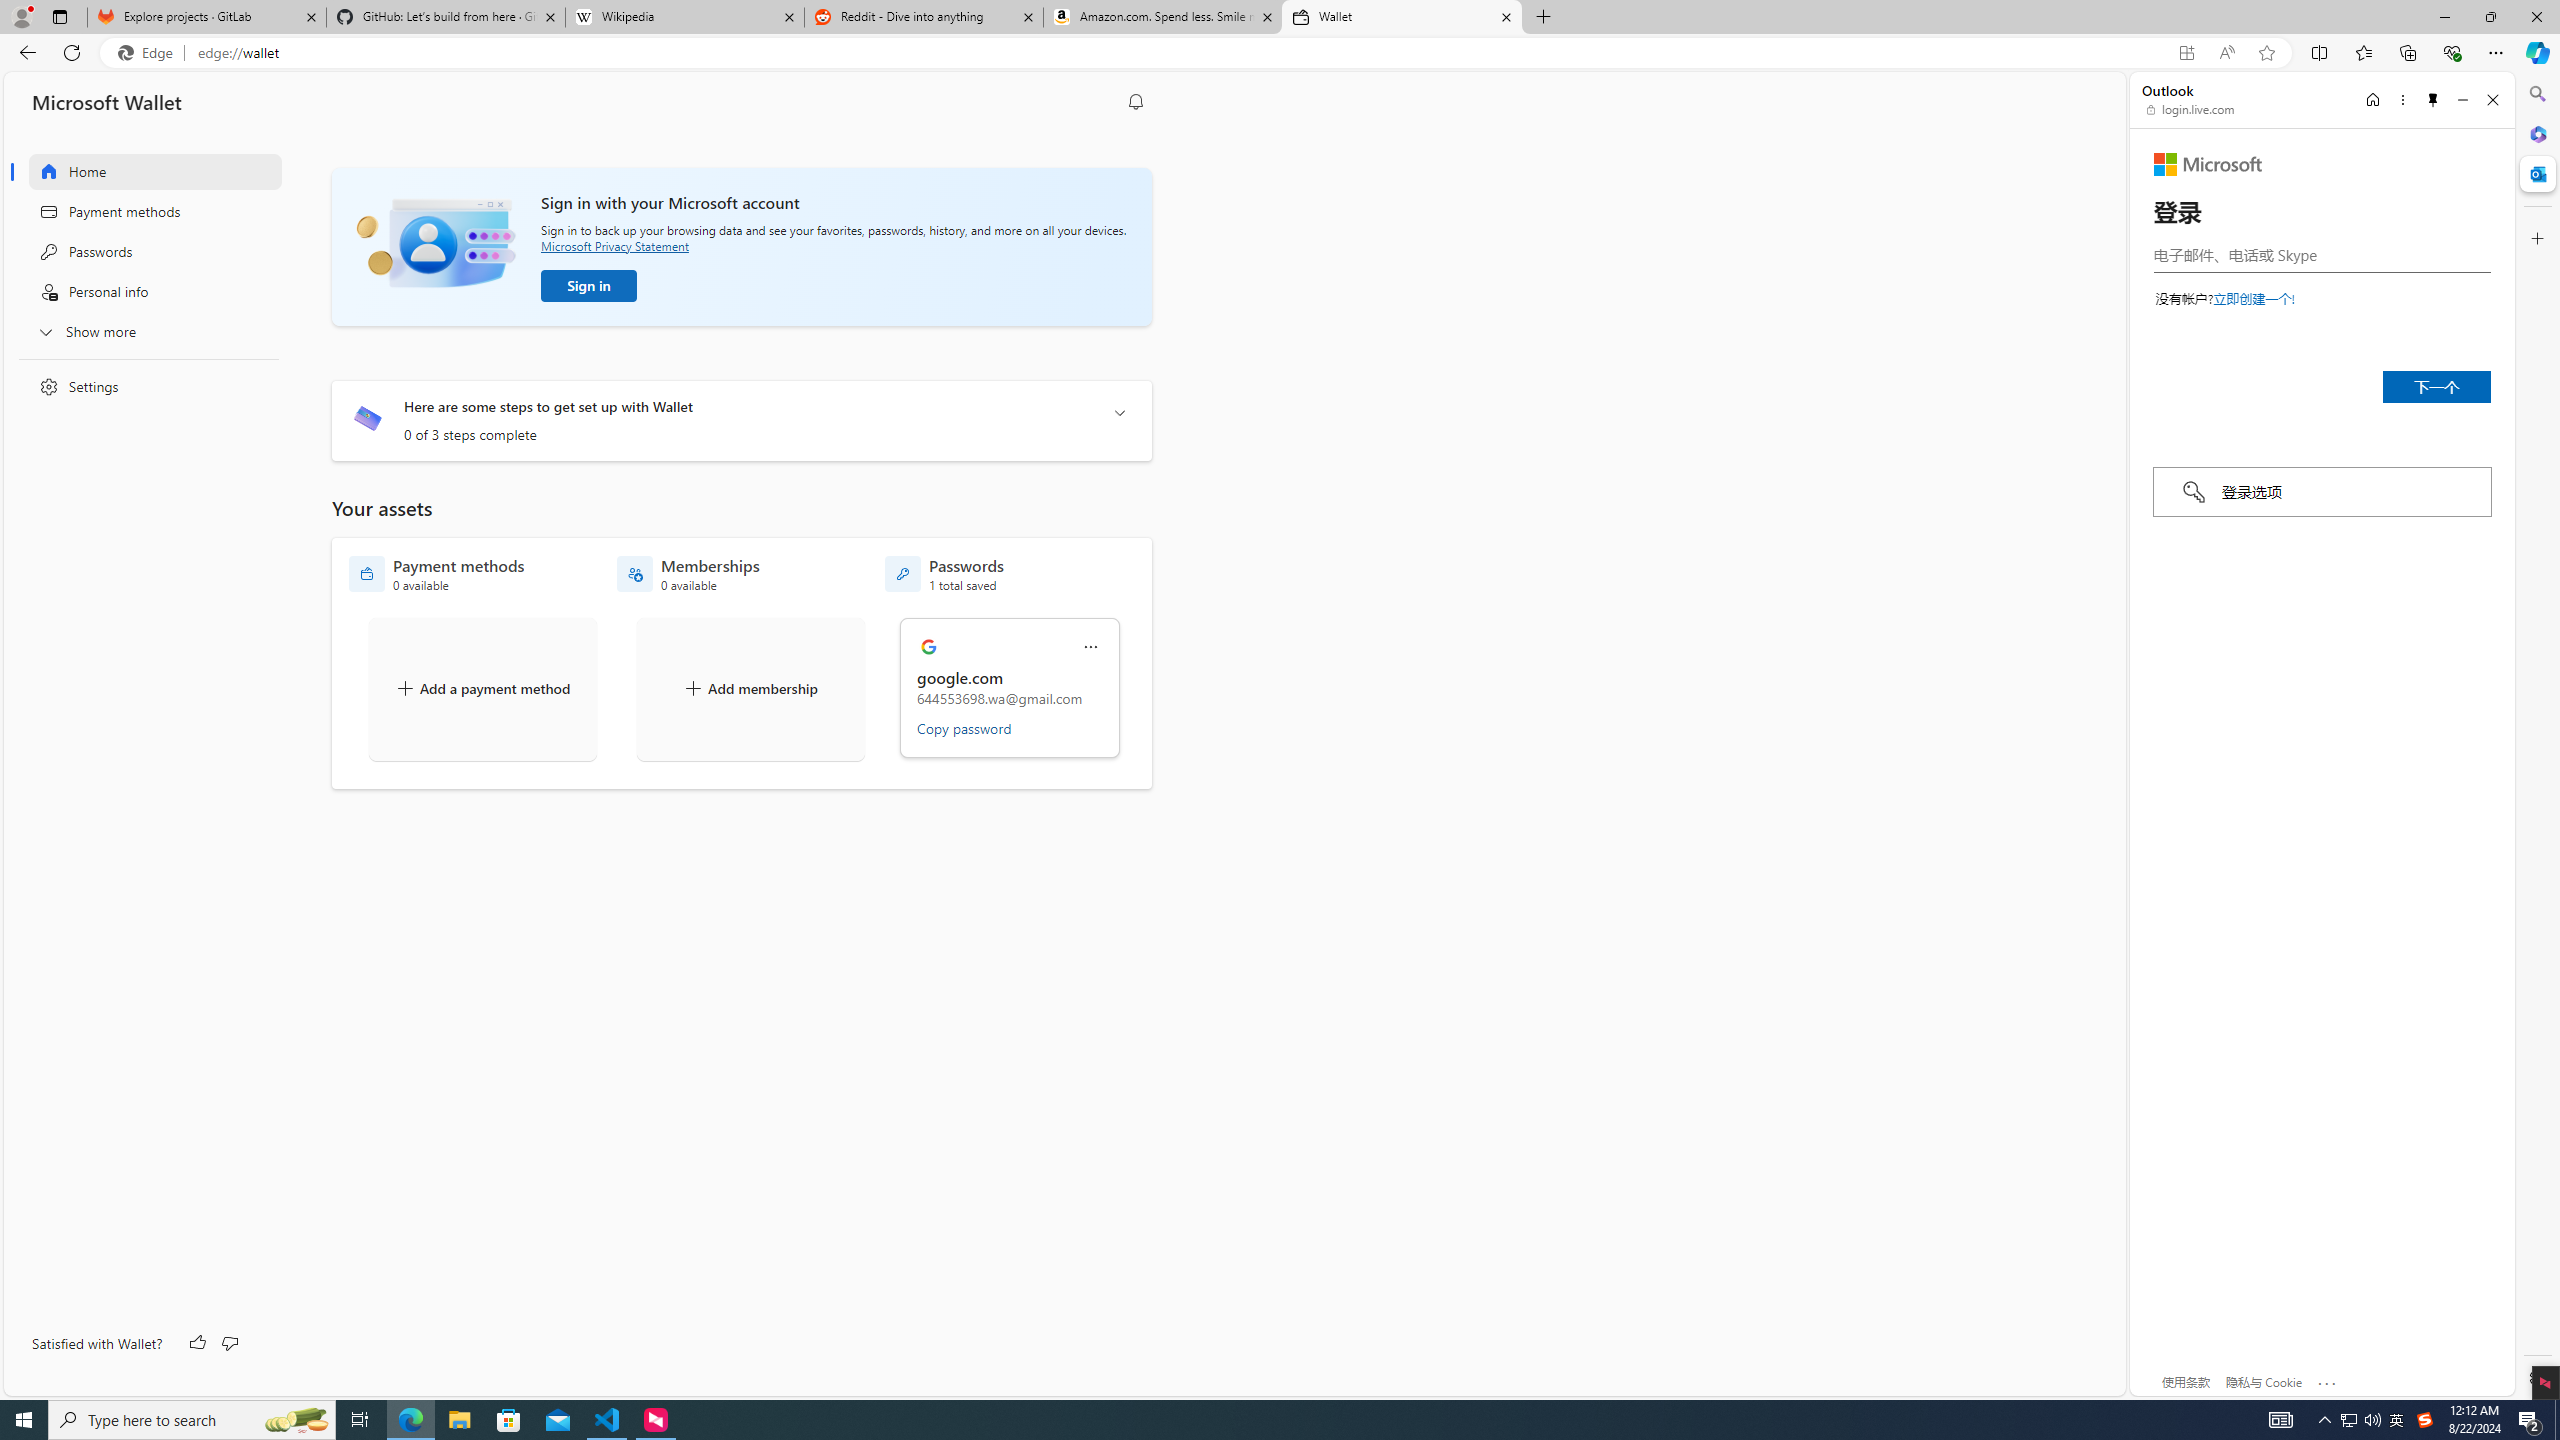  I want to click on 'Show more', so click(142, 330).